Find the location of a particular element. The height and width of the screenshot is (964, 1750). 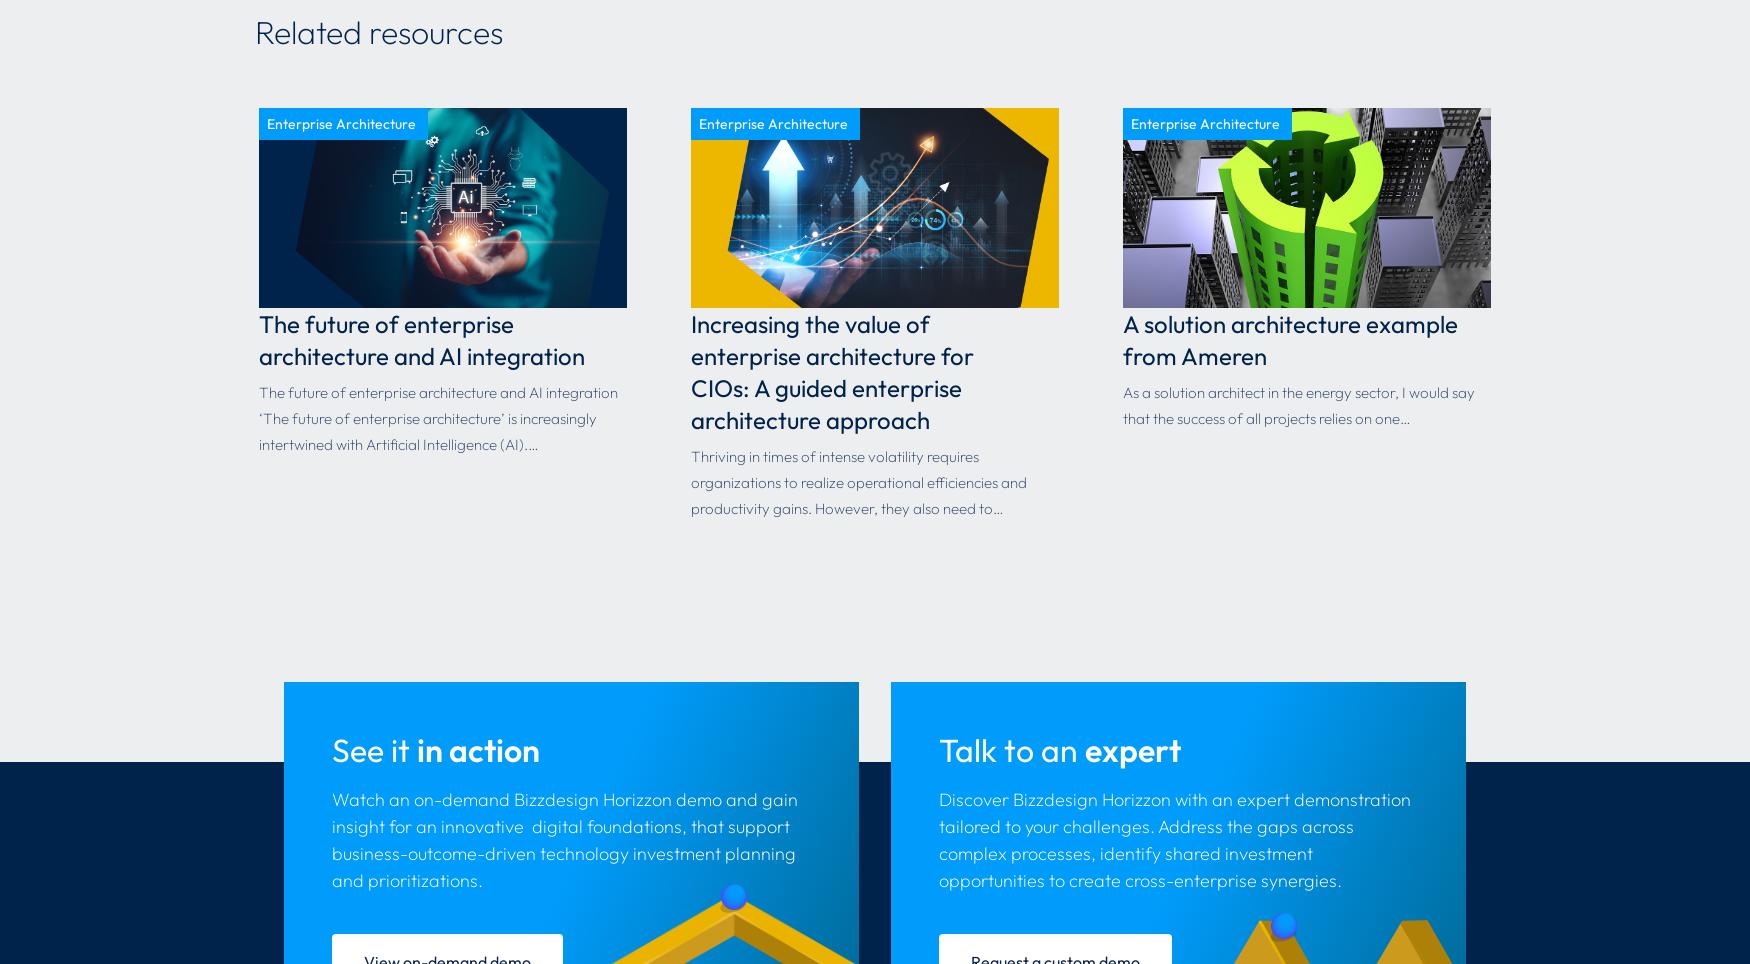

'See it' is located at coordinates (374, 748).